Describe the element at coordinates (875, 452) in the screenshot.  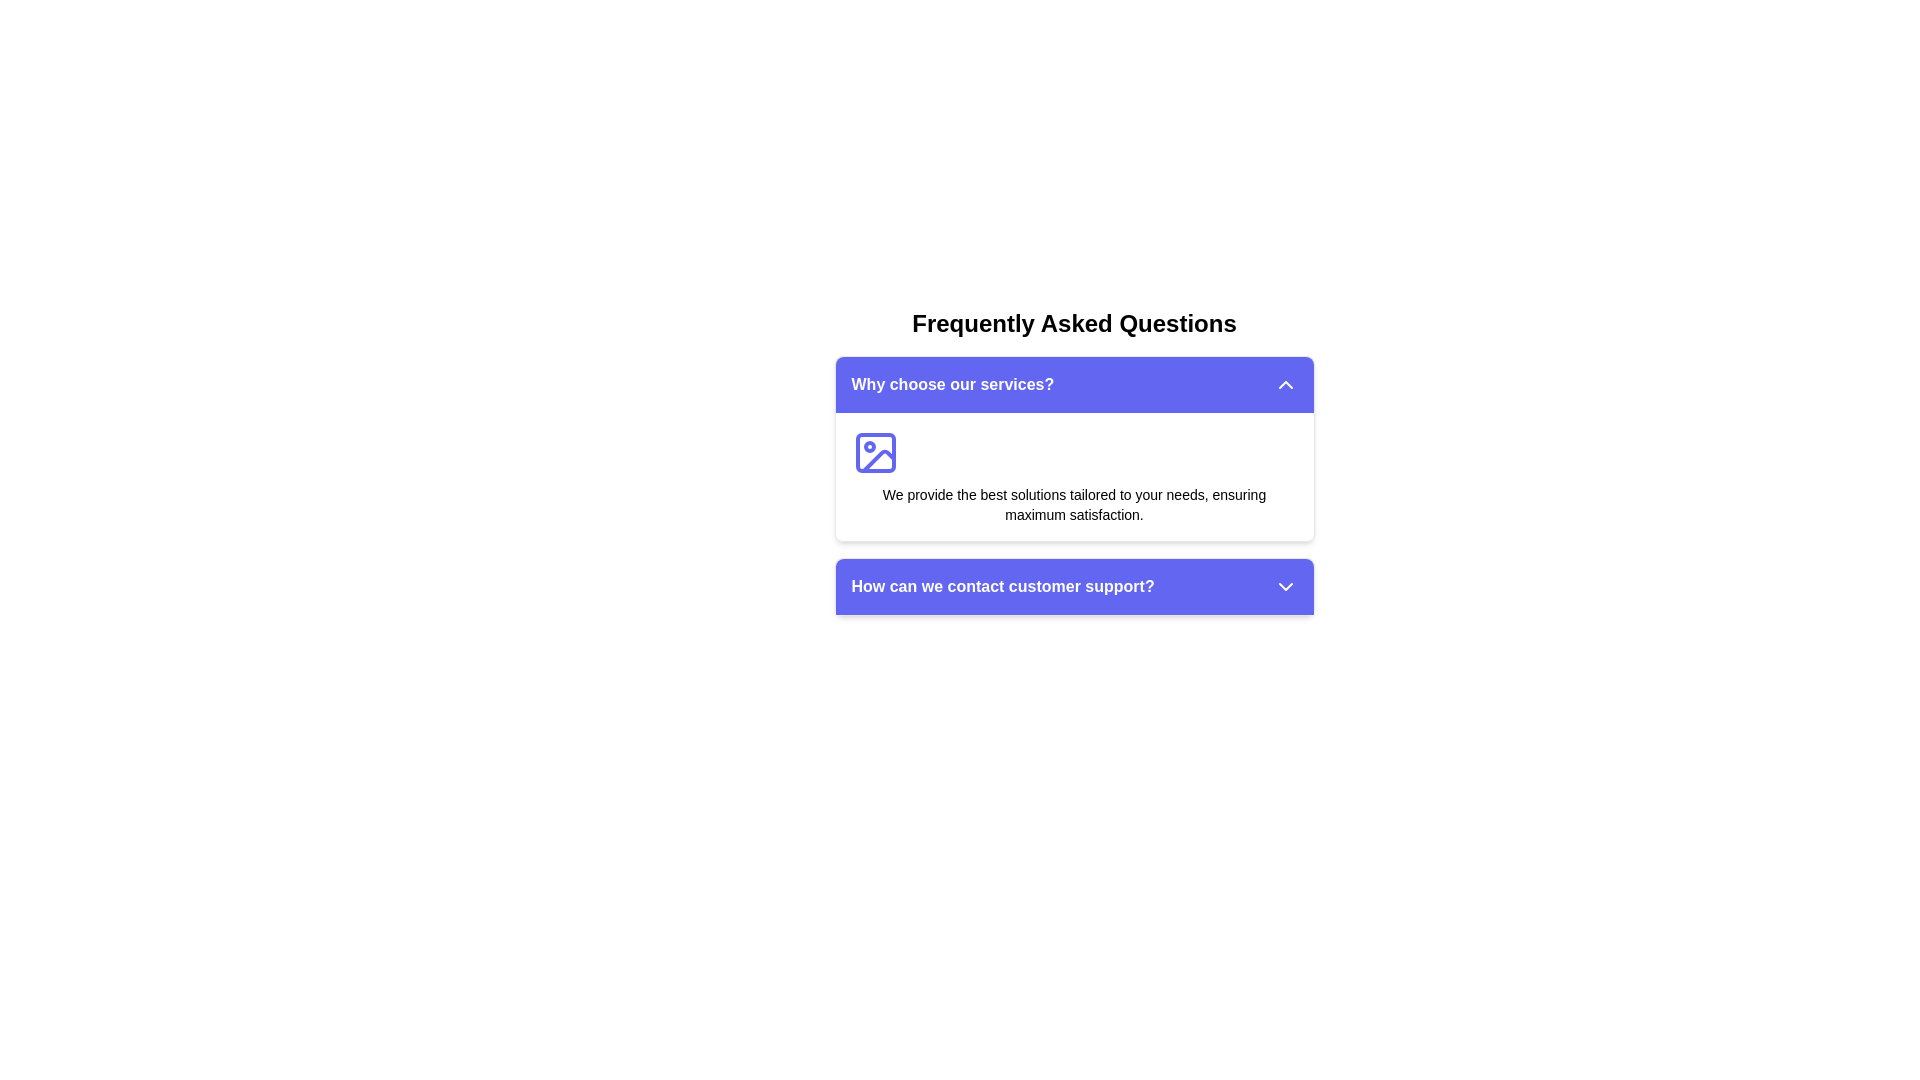
I see `the FAQ icon located under the 'Why choose our services?' collapsible header, which visually represents the content of the associated FAQ entry` at that location.